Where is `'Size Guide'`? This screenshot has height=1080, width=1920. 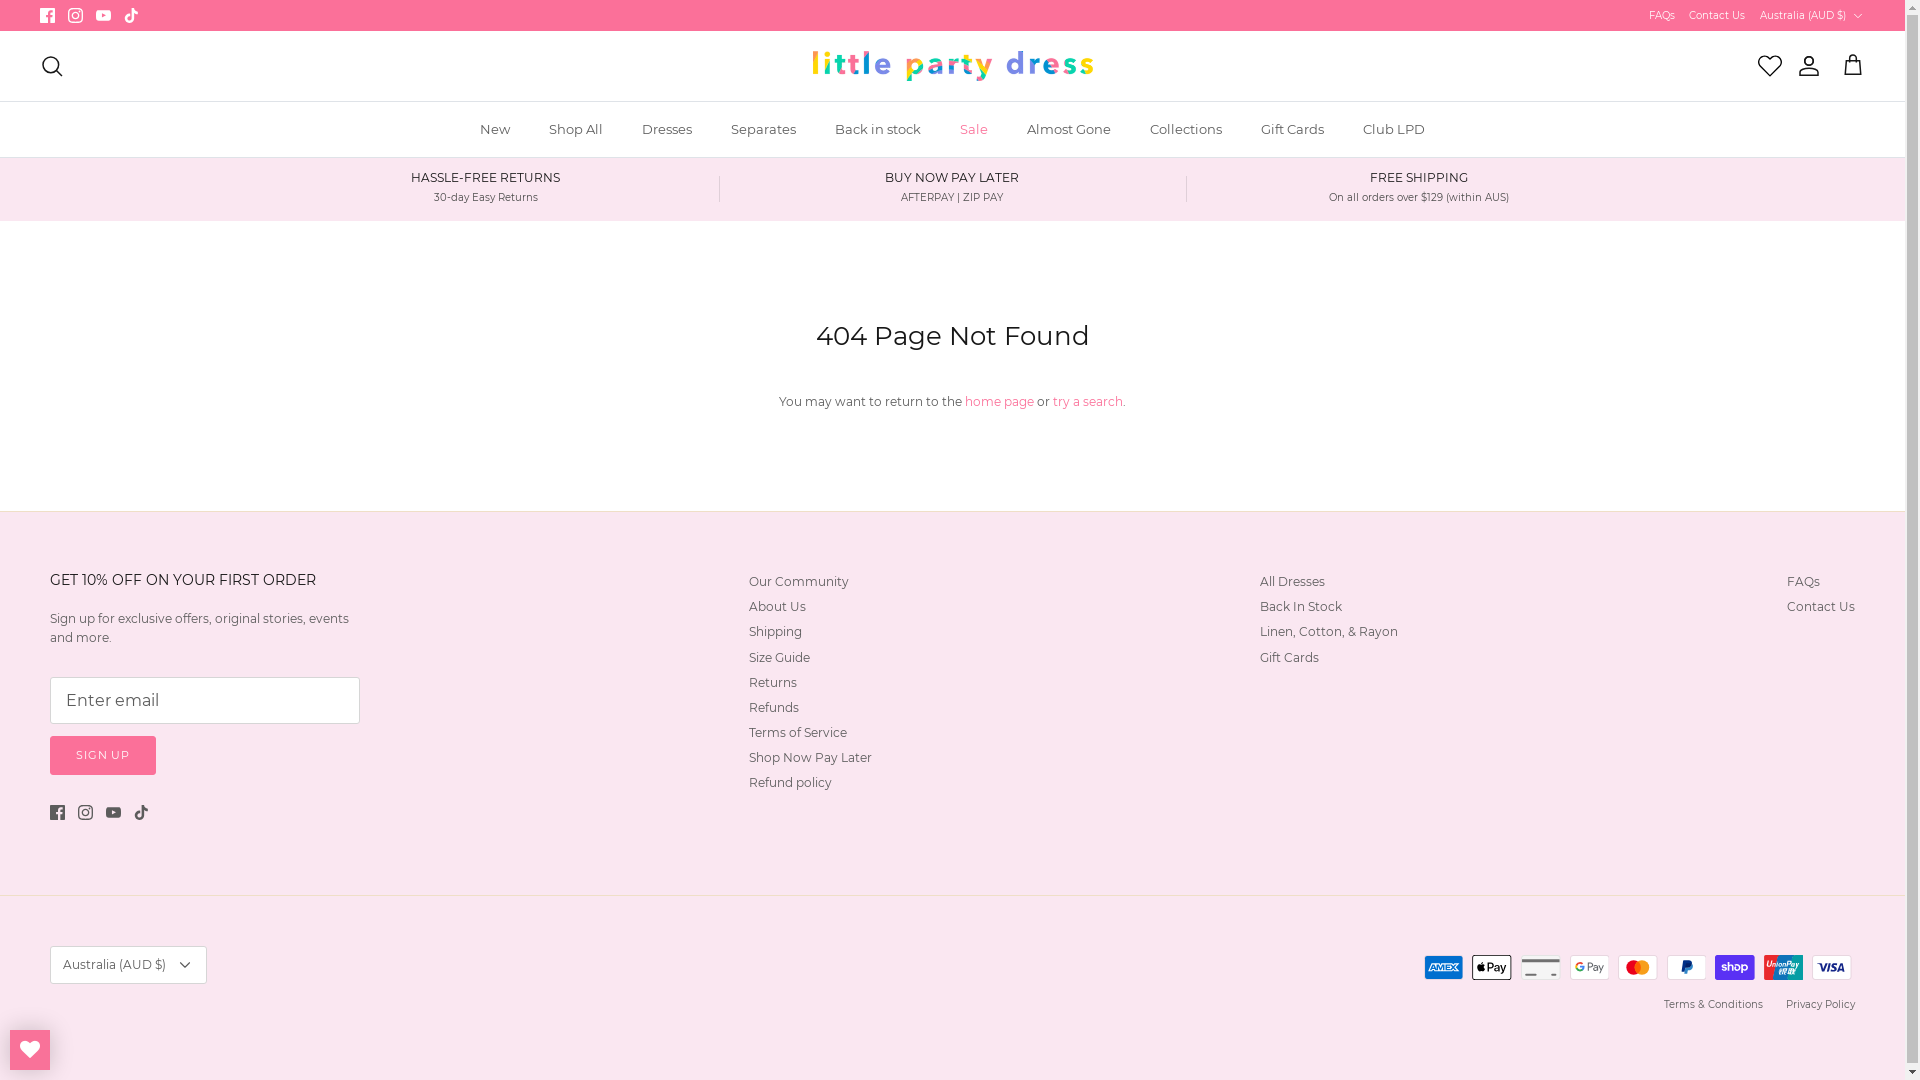
'Size Guide' is located at coordinates (778, 657).